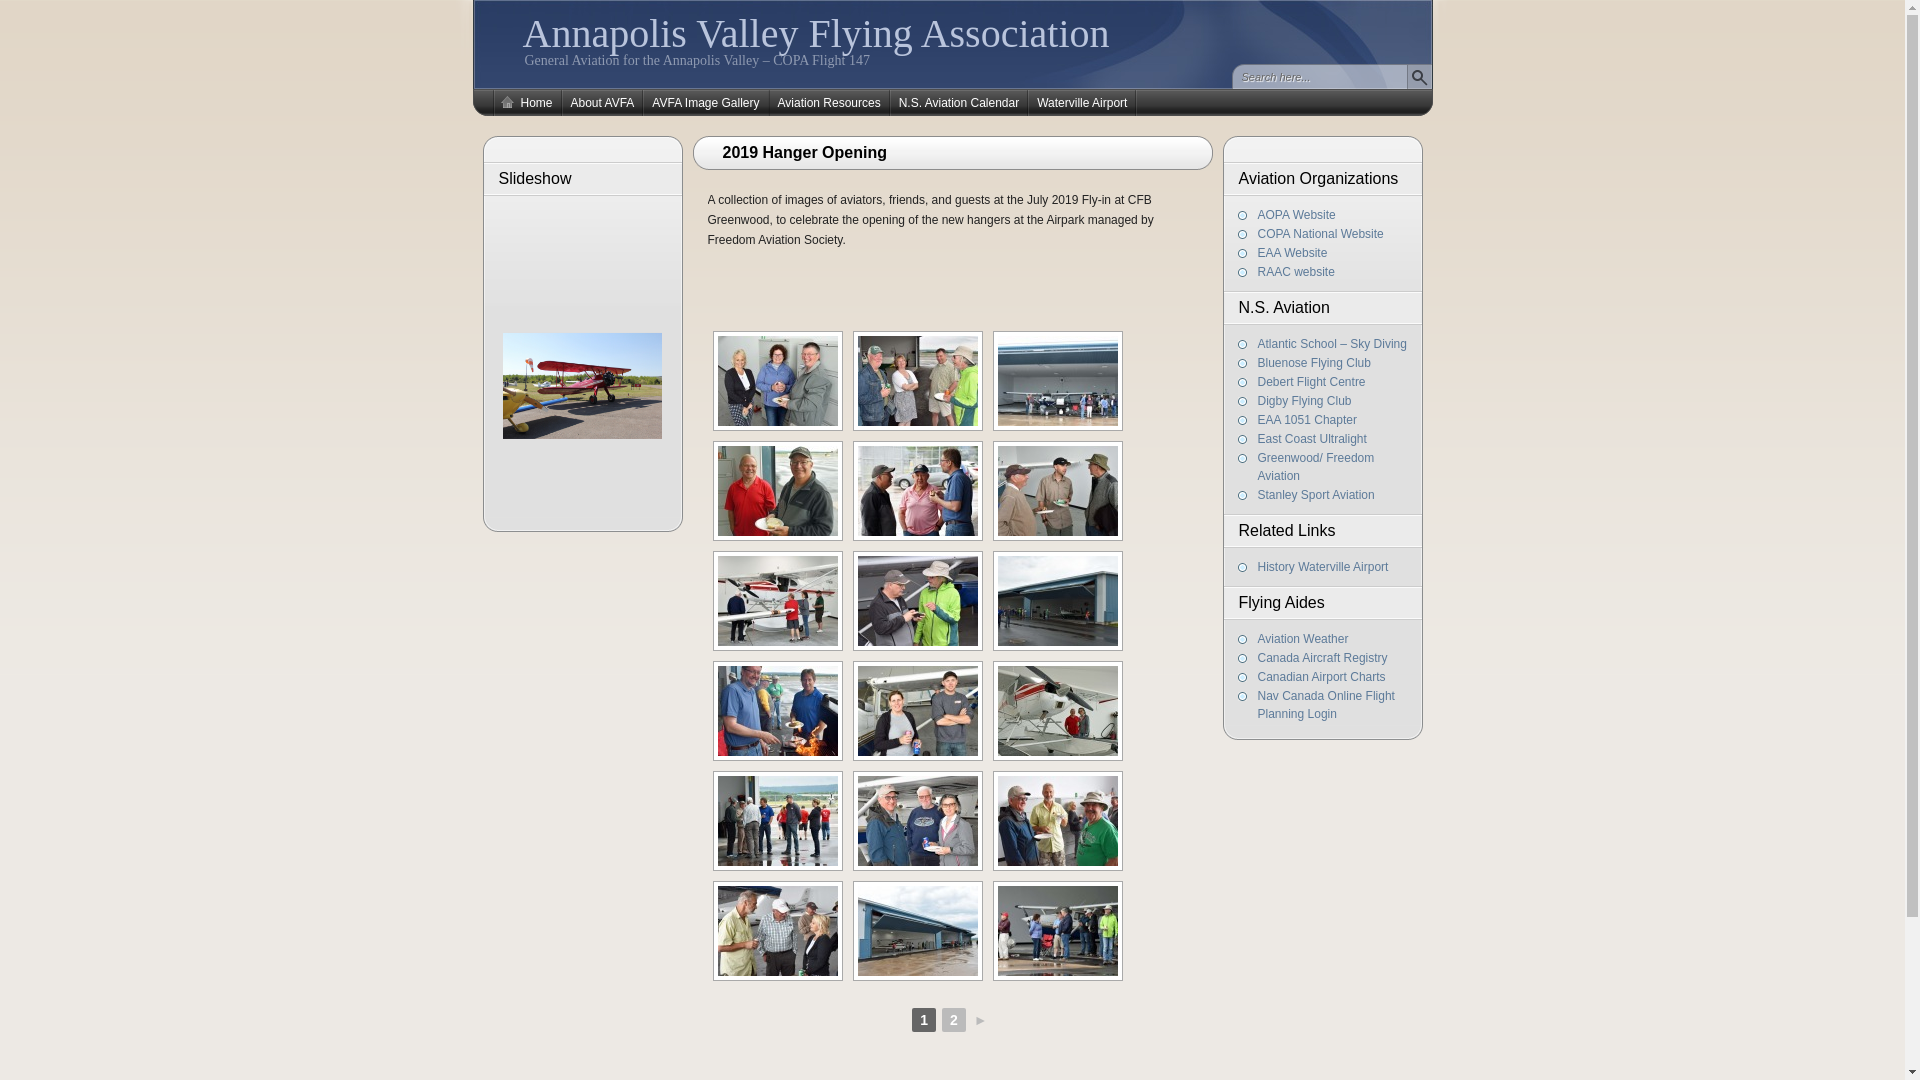 This screenshot has width=1920, height=1080. What do you see at coordinates (768, 103) in the screenshot?
I see `'Aviation Resources'` at bounding box center [768, 103].